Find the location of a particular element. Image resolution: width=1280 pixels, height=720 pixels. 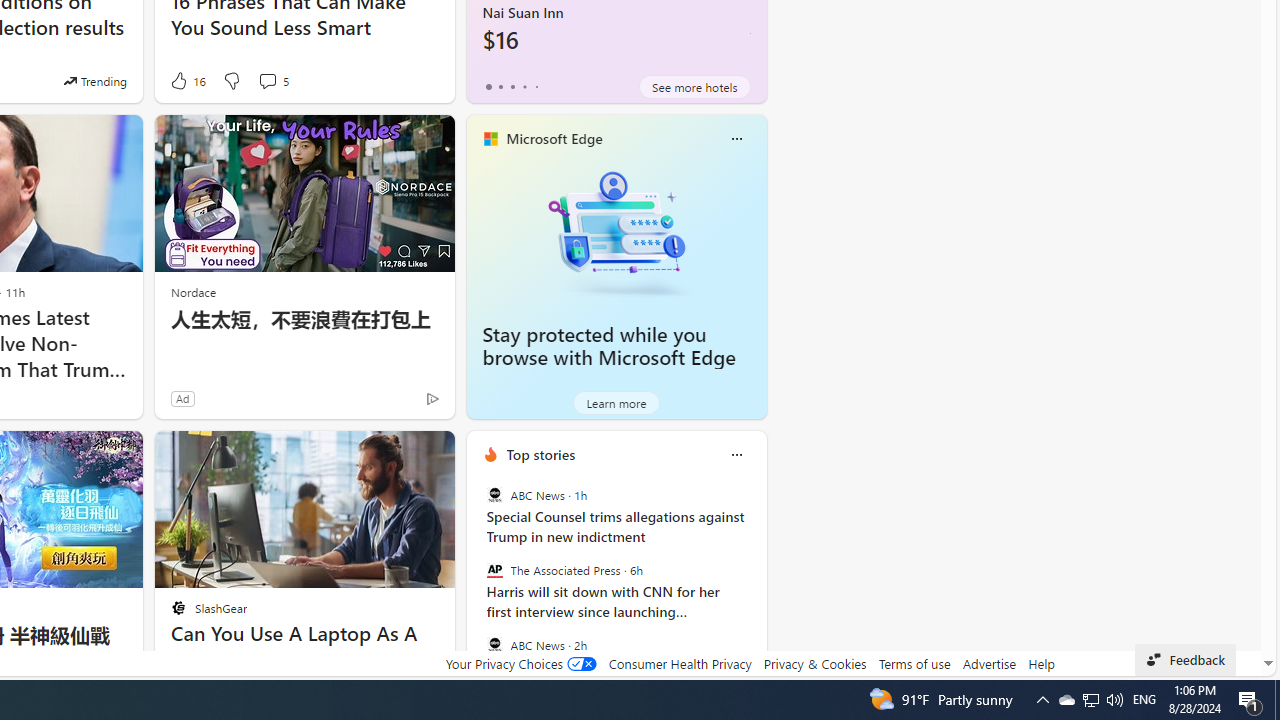

'View comments 5 Comment' is located at coordinates (272, 80).